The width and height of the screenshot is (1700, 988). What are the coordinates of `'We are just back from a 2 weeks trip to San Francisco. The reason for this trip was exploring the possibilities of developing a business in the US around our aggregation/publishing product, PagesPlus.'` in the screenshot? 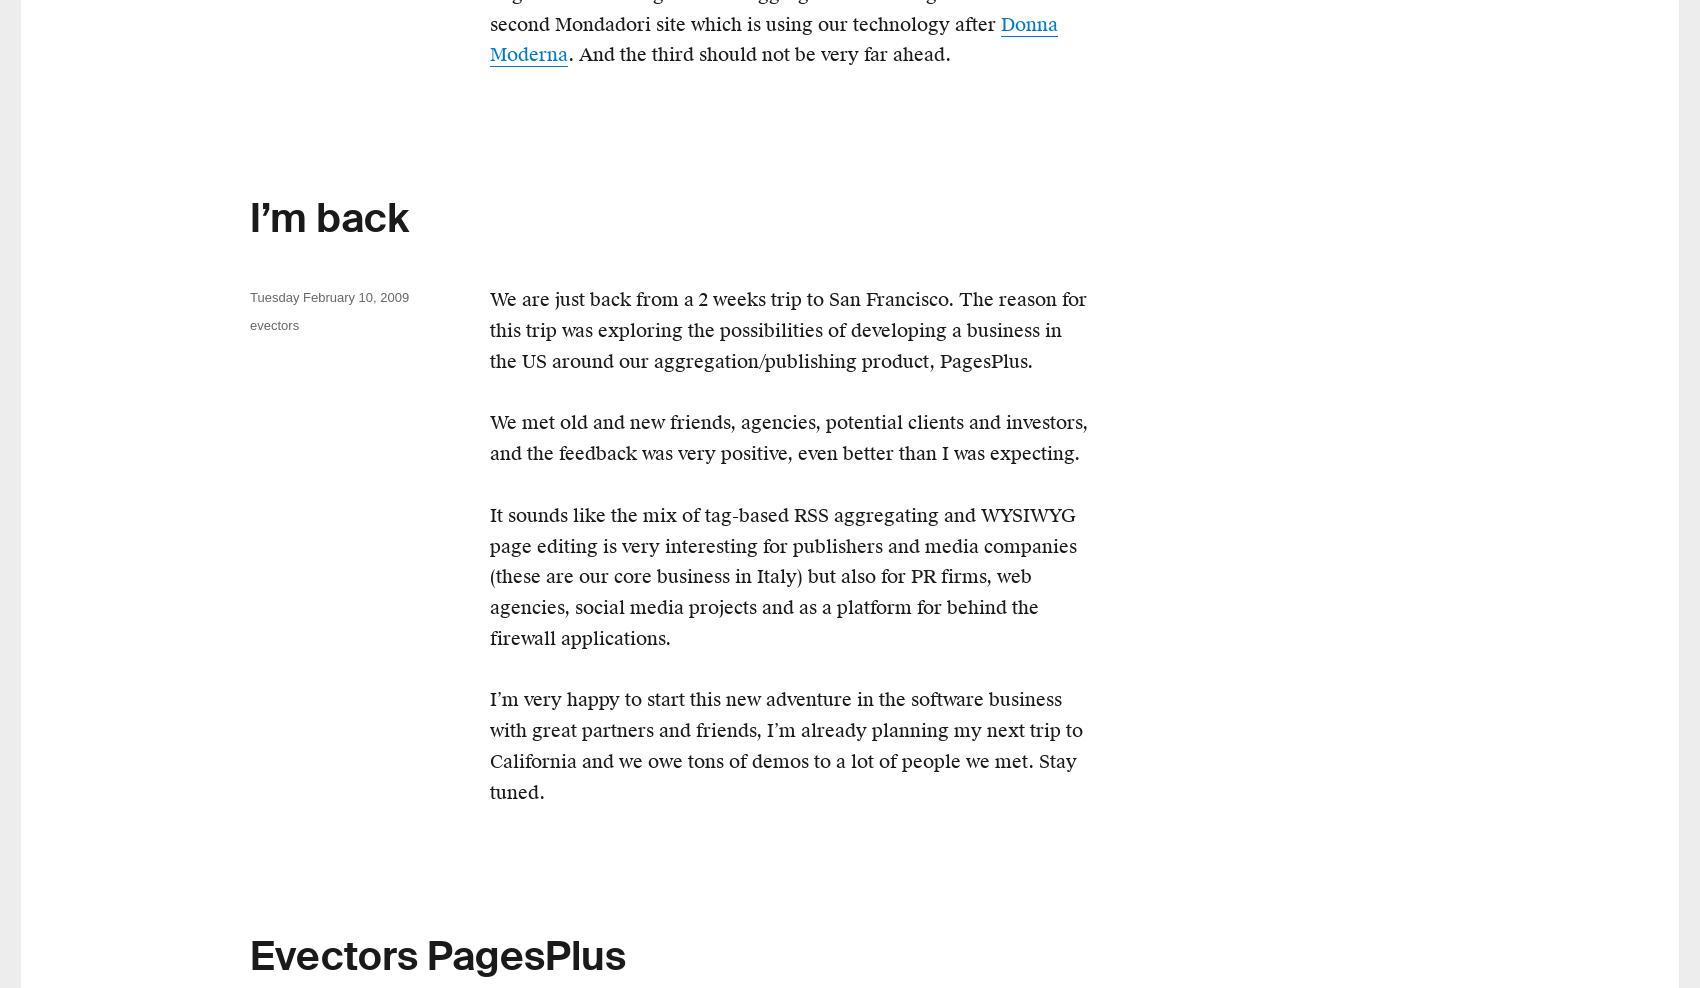 It's located at (787, 329).